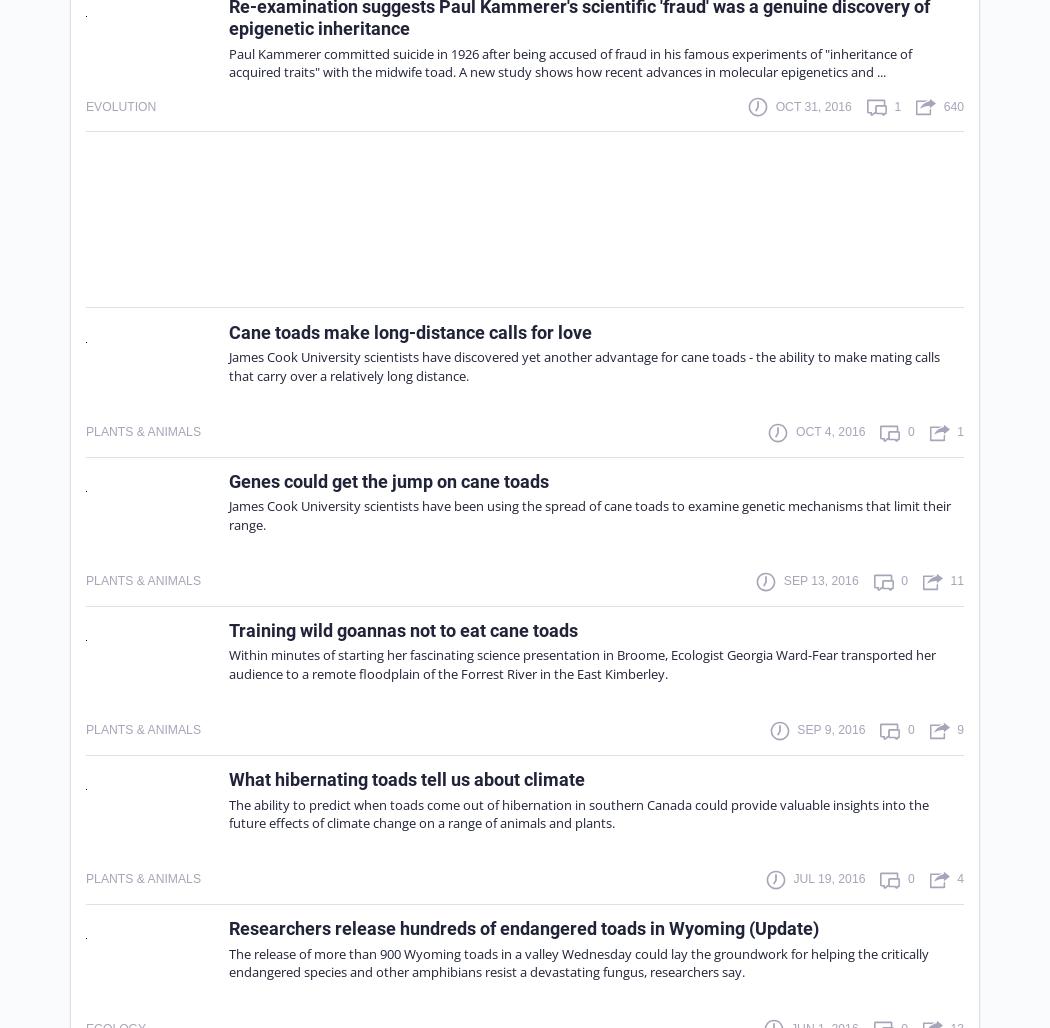 The width and height of the screenshot is (1050, 1028). Describe the element at coordinates (583, 364) in the screenshot. I see `'James Cook University scientists have discovered yet another advantage for cane toads - the ability to make mating calls that carry over a relatively long distance.'` at that location.